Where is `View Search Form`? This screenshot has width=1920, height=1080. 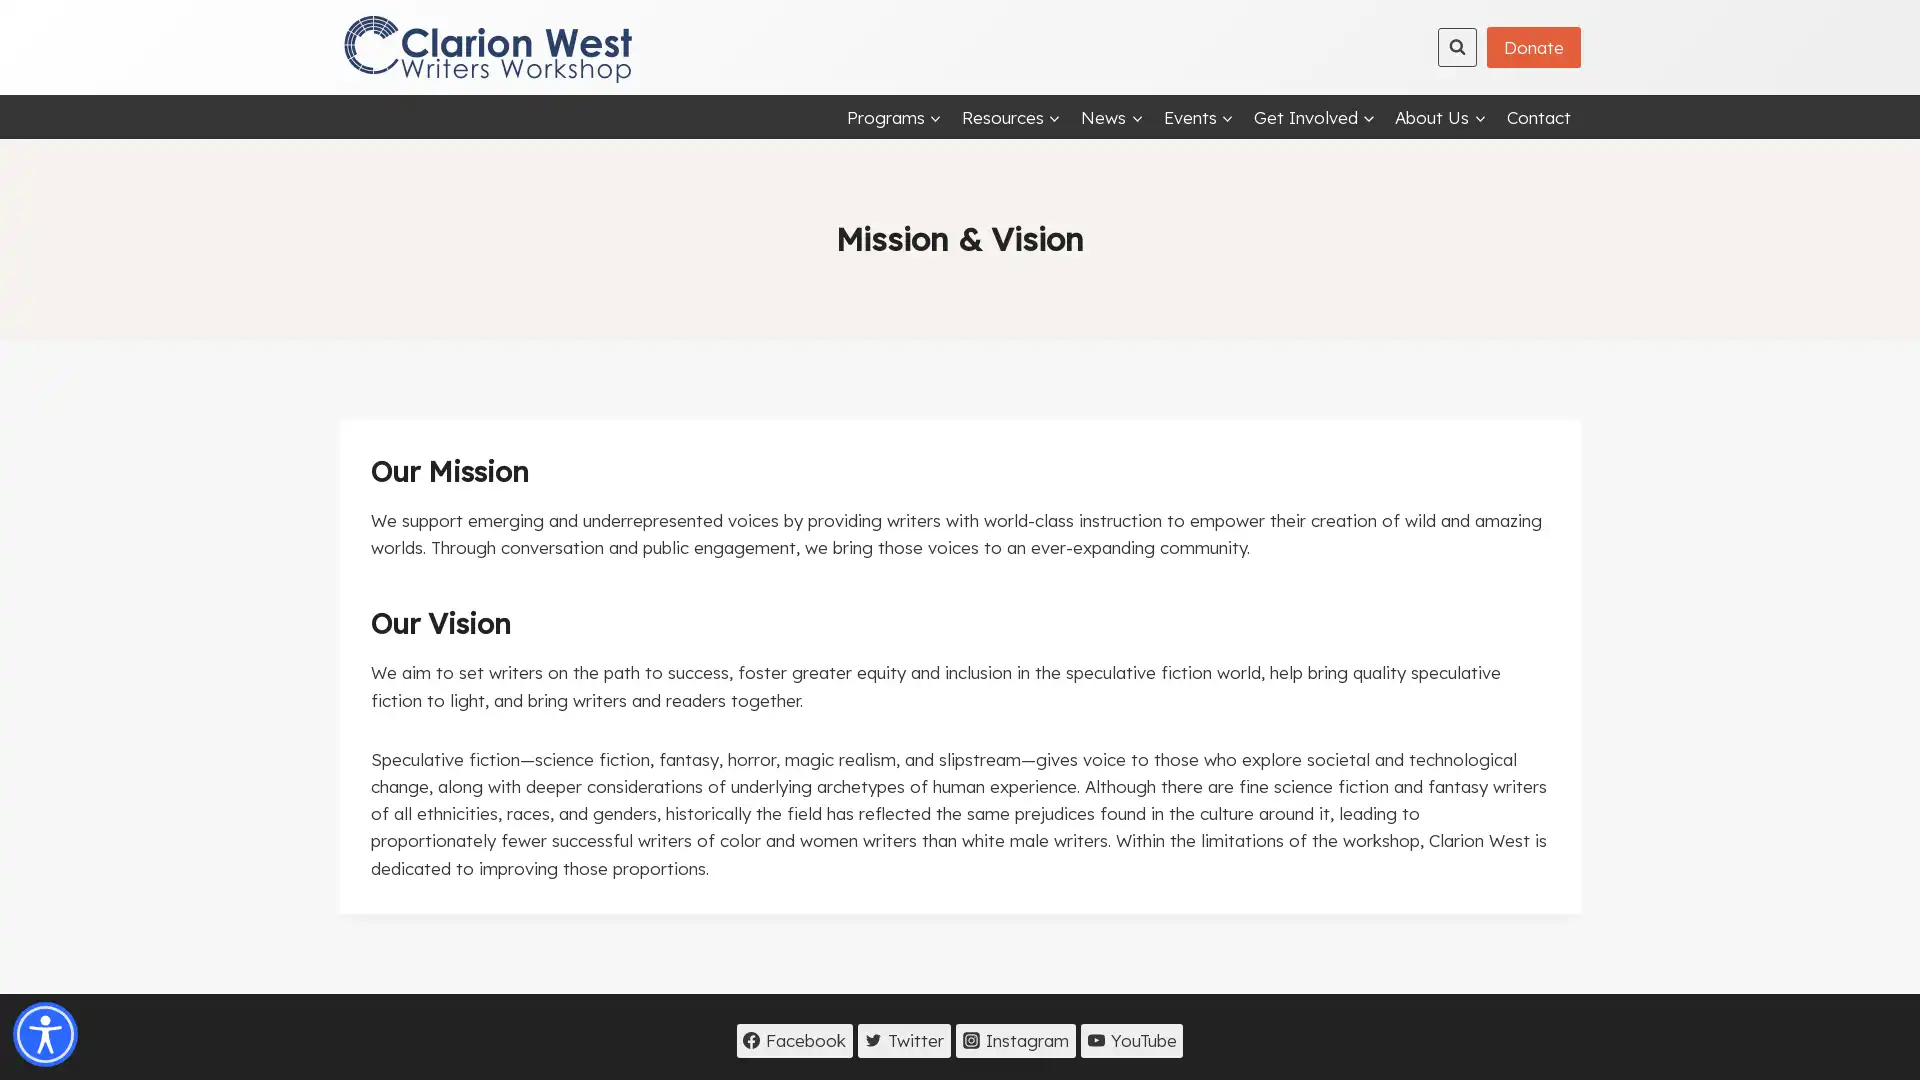
View Search Form is located at coordinates (1457, 45).